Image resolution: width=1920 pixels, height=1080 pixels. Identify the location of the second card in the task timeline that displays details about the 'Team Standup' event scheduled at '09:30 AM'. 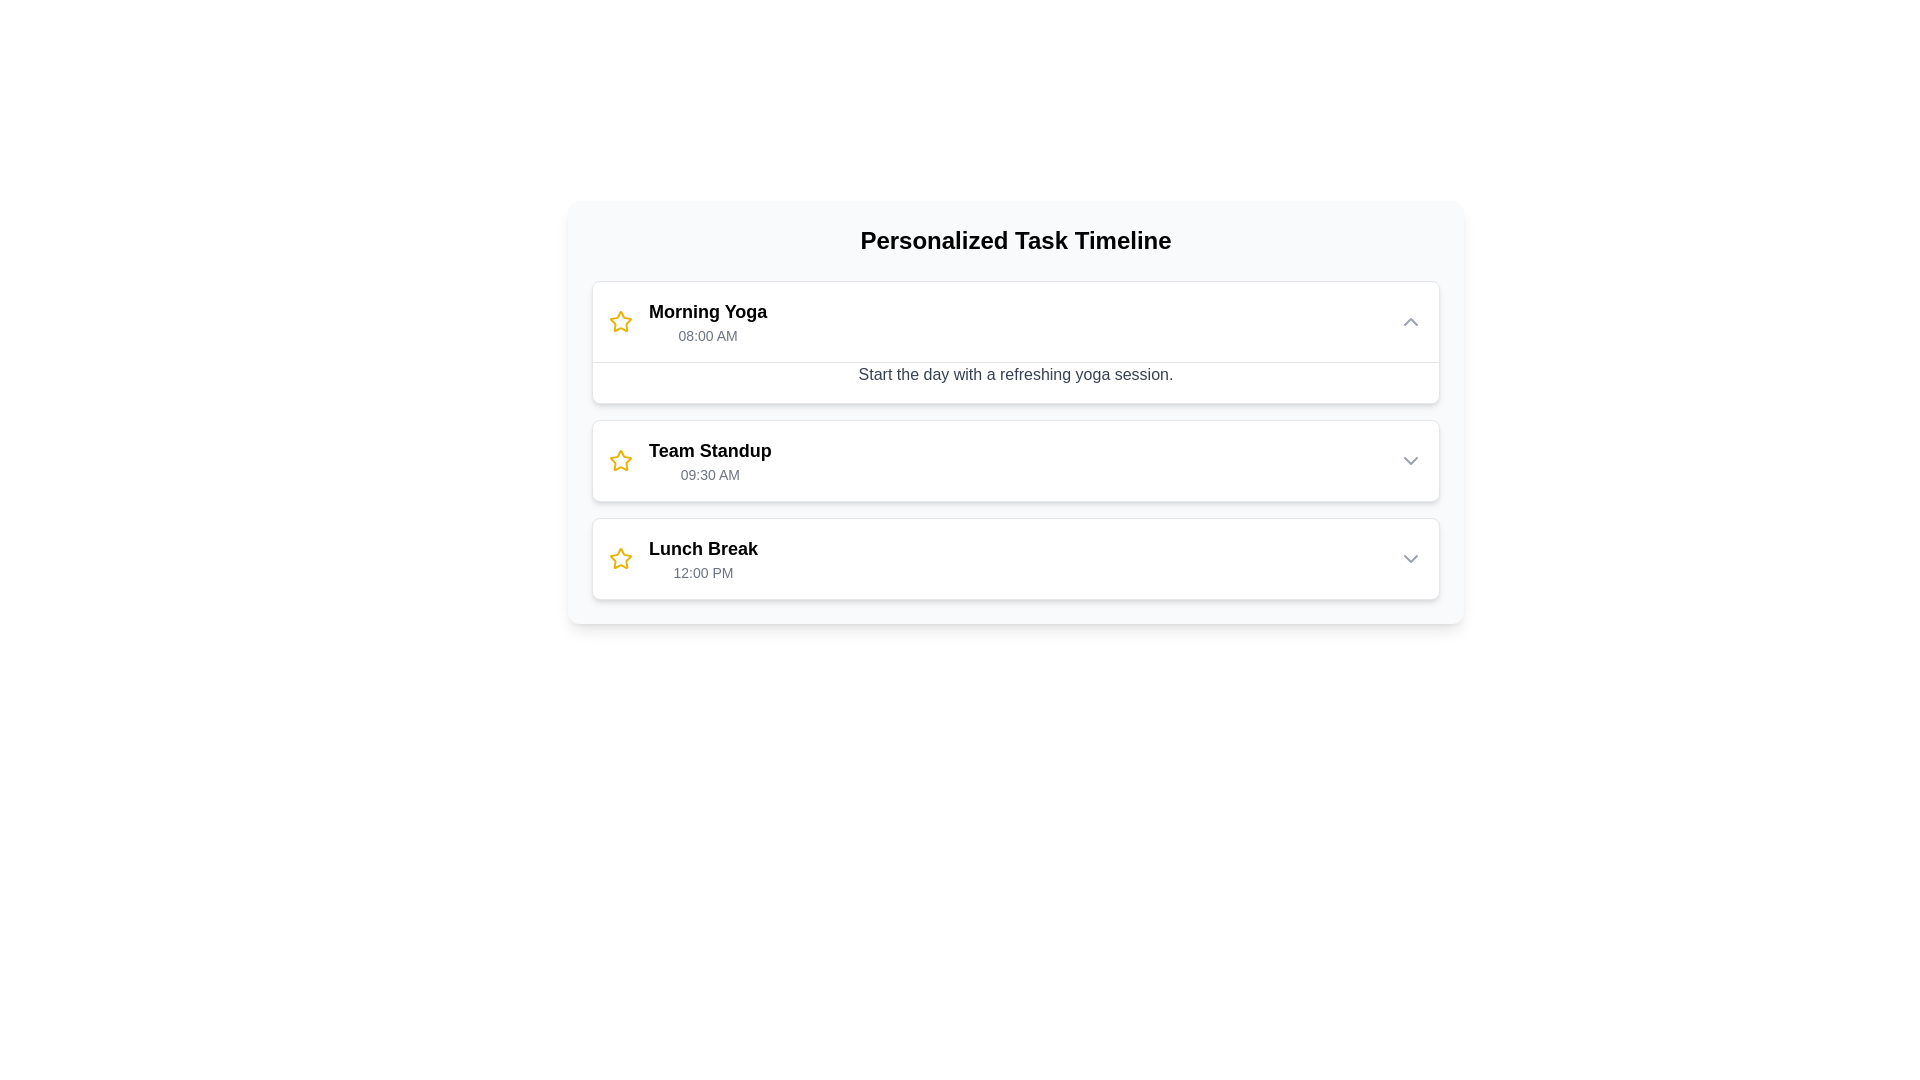
(1016, 461).